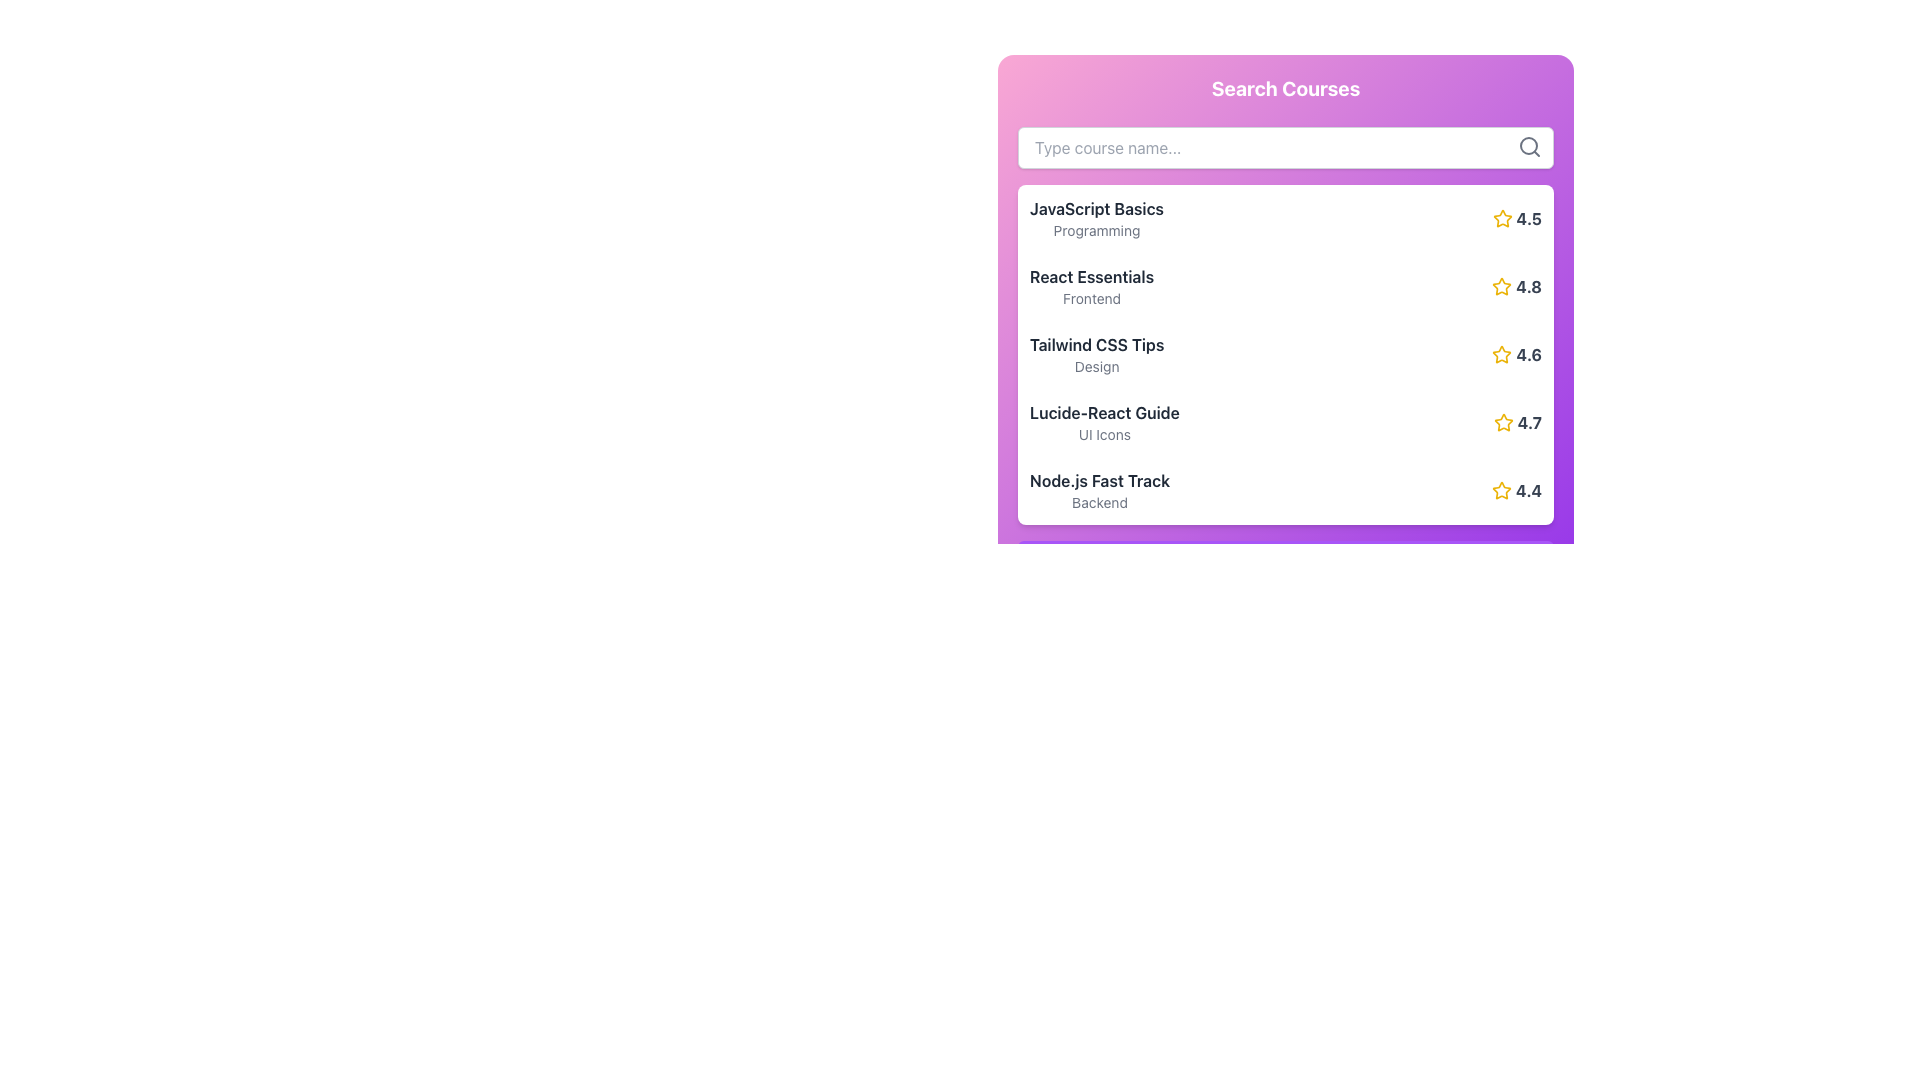 The height and width of the screenshot is (1080, 1920). What do you see at coordinates (1528, 219) in the screenshot?
I see `the bold static text label displaying the rating '4.5', which is styled in gray and located to the right of the star icon in the course list` at bounding box center [1528, 219].